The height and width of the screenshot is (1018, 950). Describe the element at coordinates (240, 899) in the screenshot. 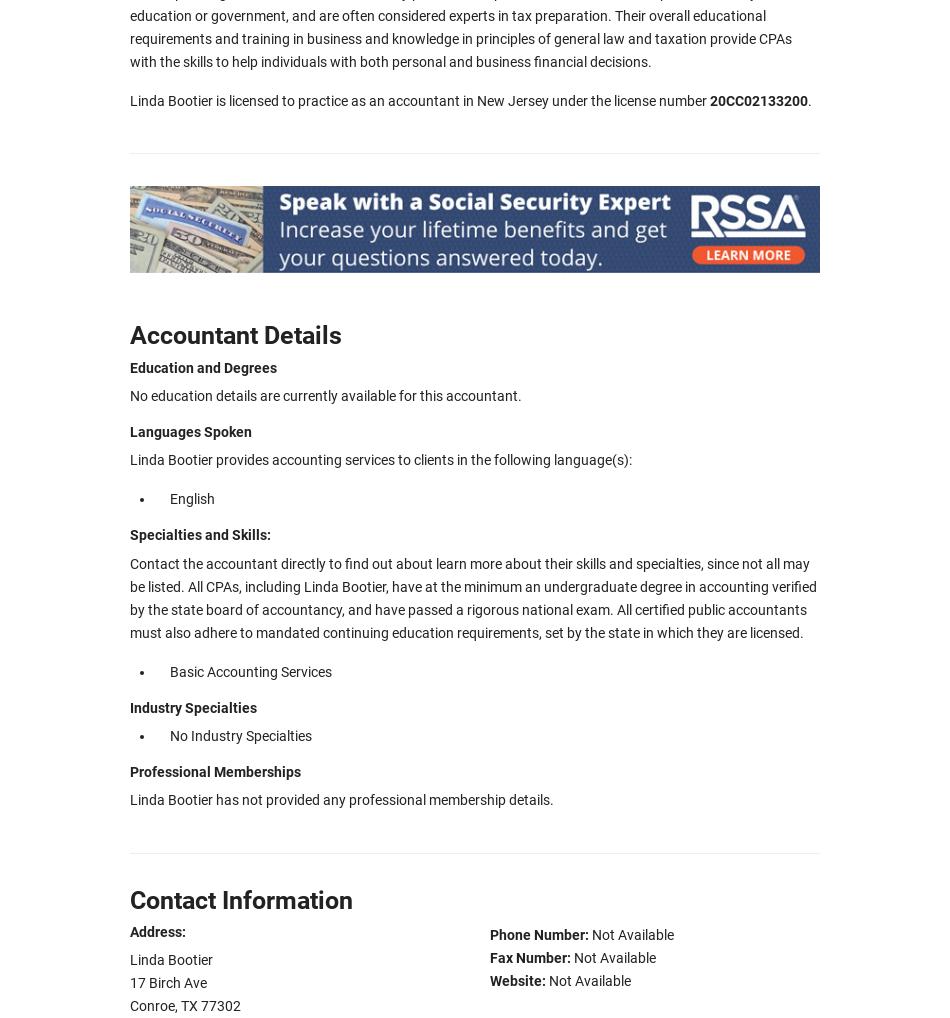

I see `'Contact Information'` at that location.